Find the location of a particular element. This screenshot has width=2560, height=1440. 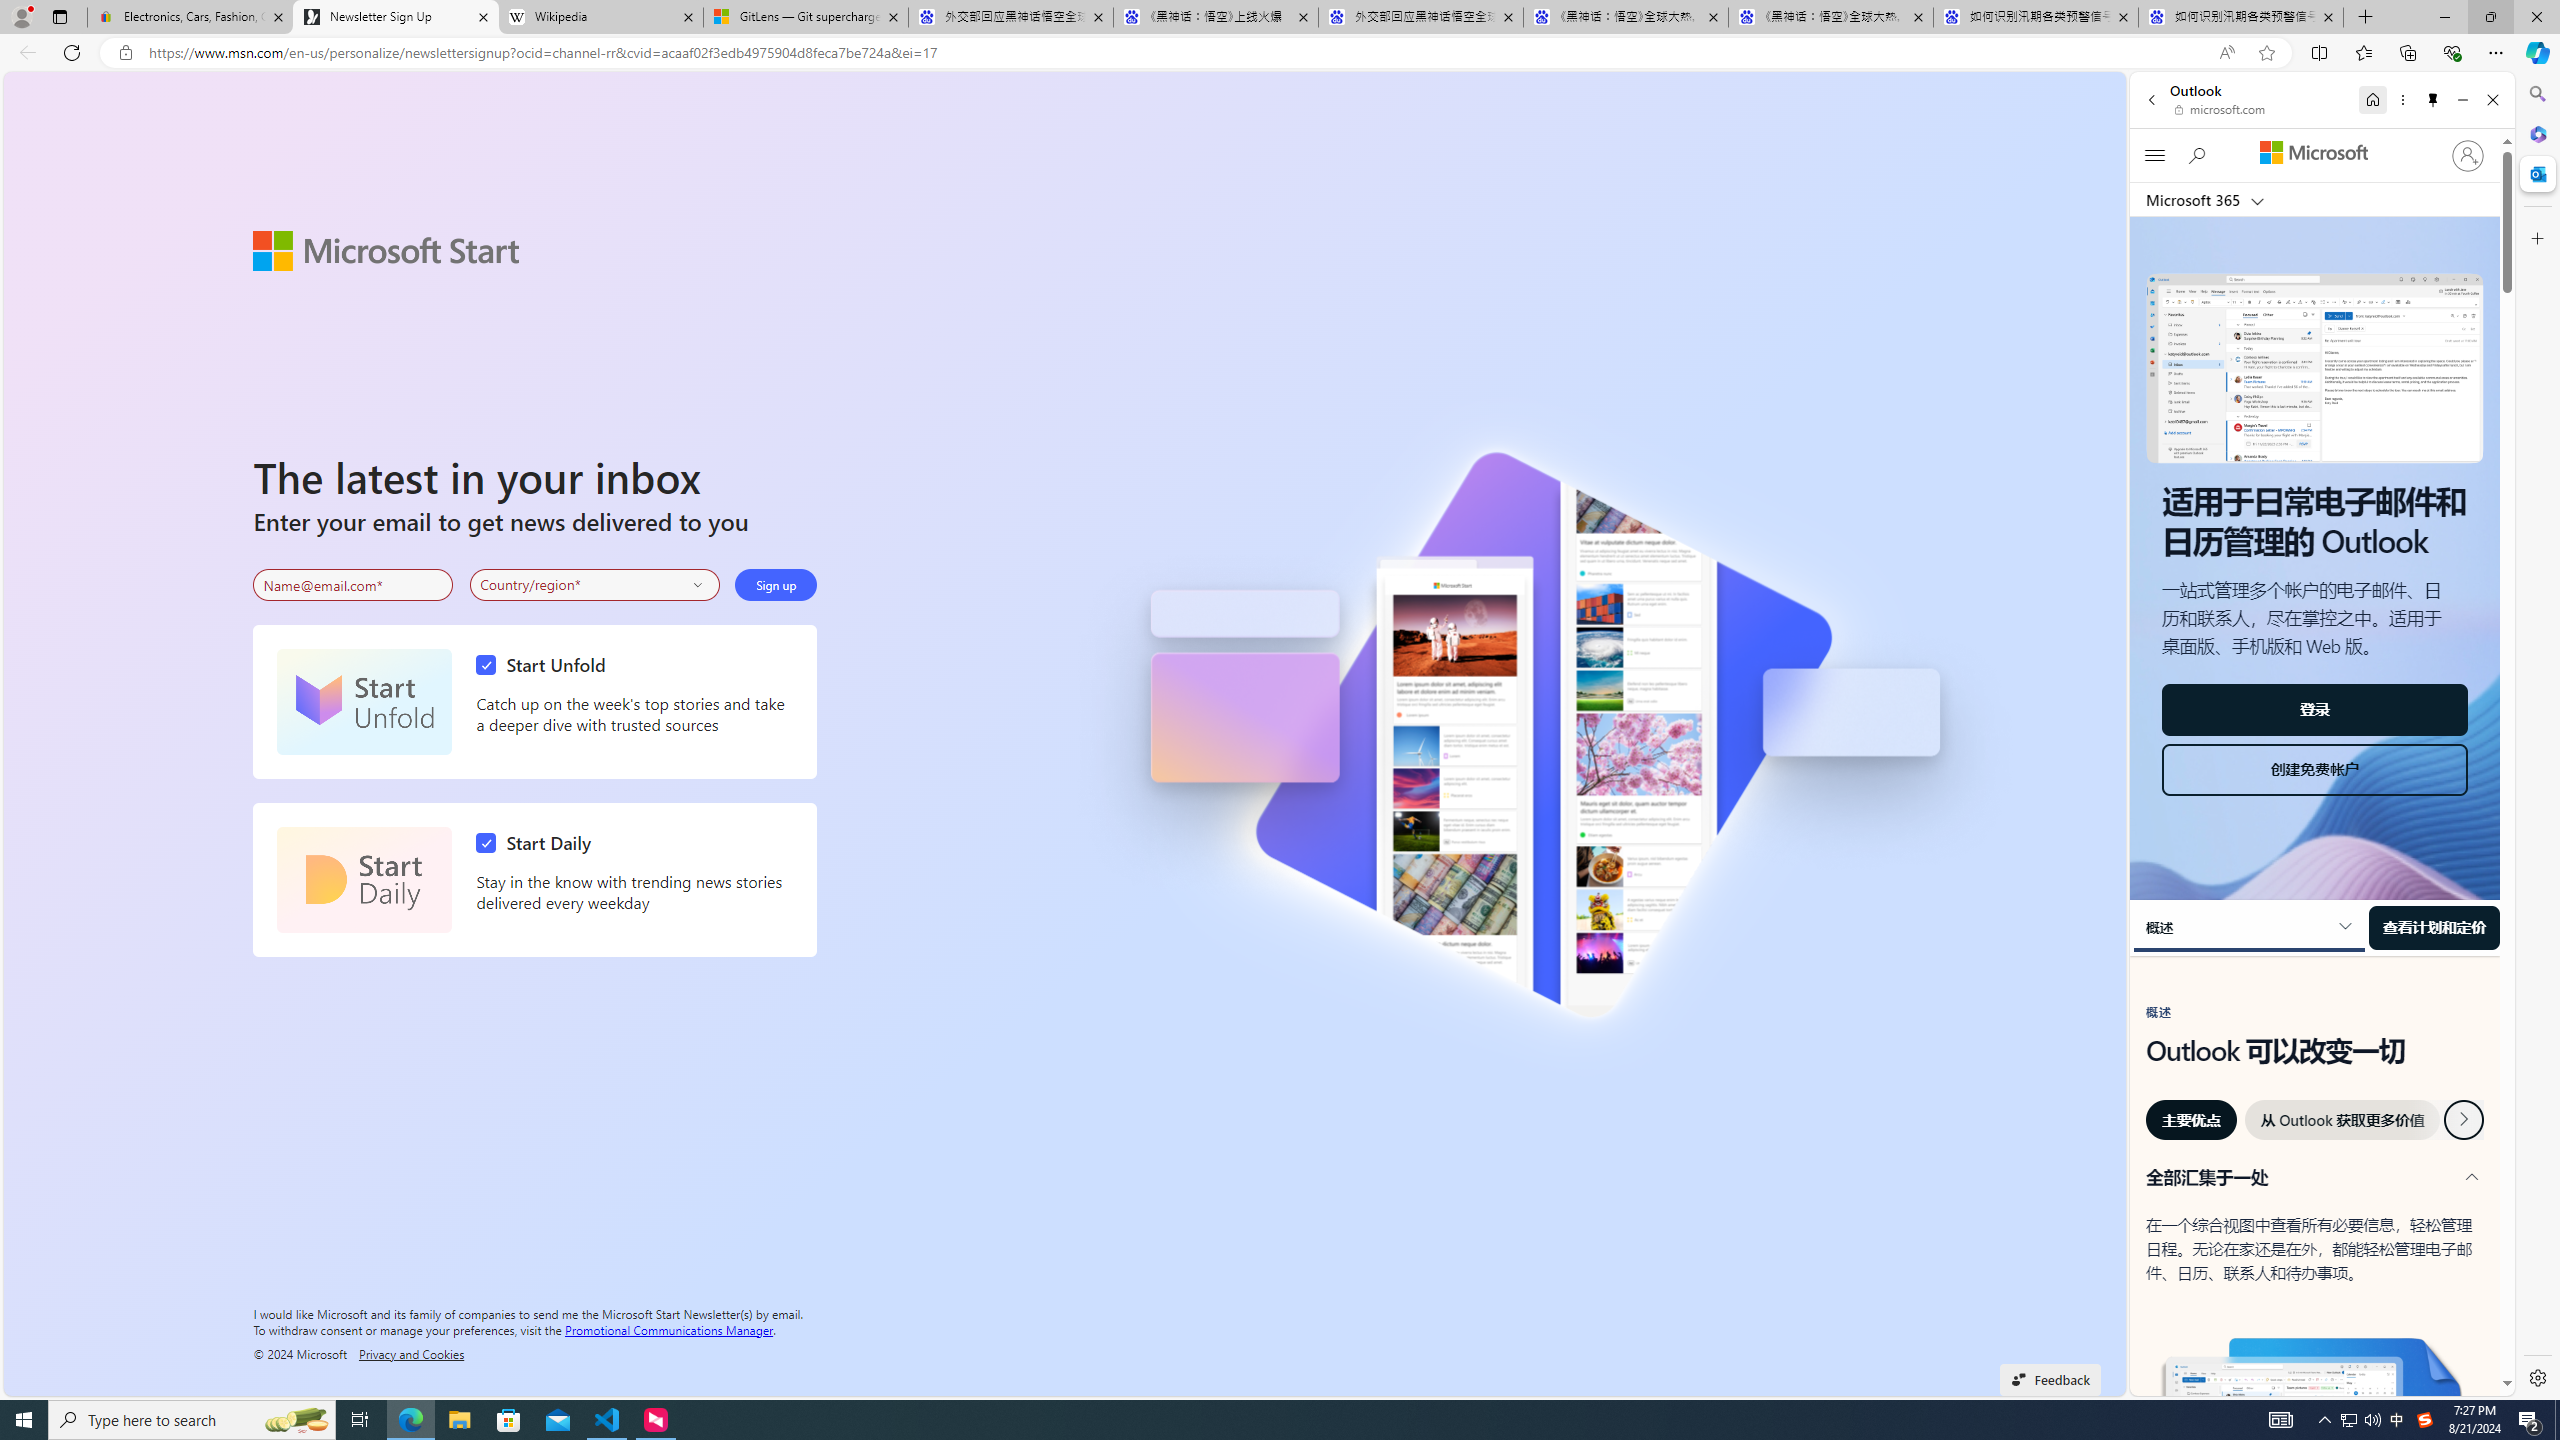

'View site information' is located at coordinates (125, 53).